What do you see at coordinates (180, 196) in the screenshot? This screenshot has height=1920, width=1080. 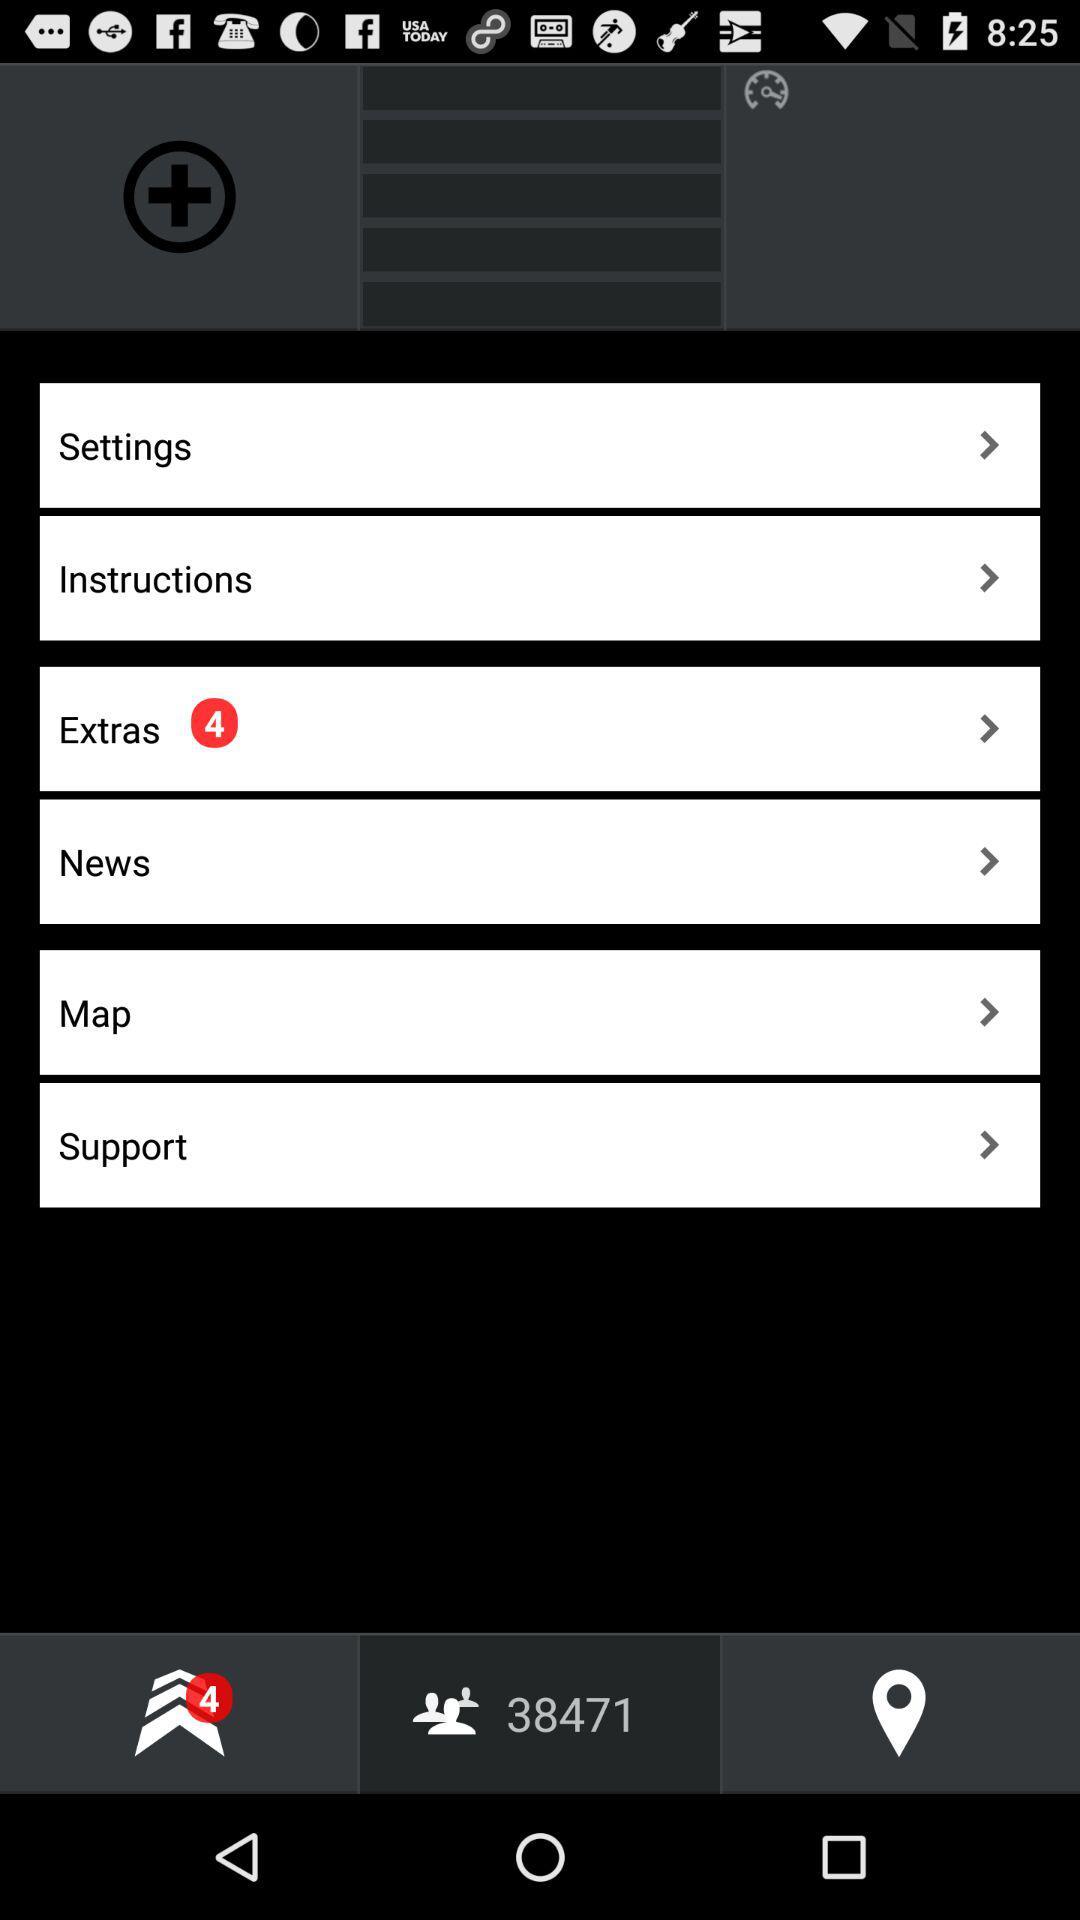 I see `the button which is above the settings` at bounding box center [180, 196].